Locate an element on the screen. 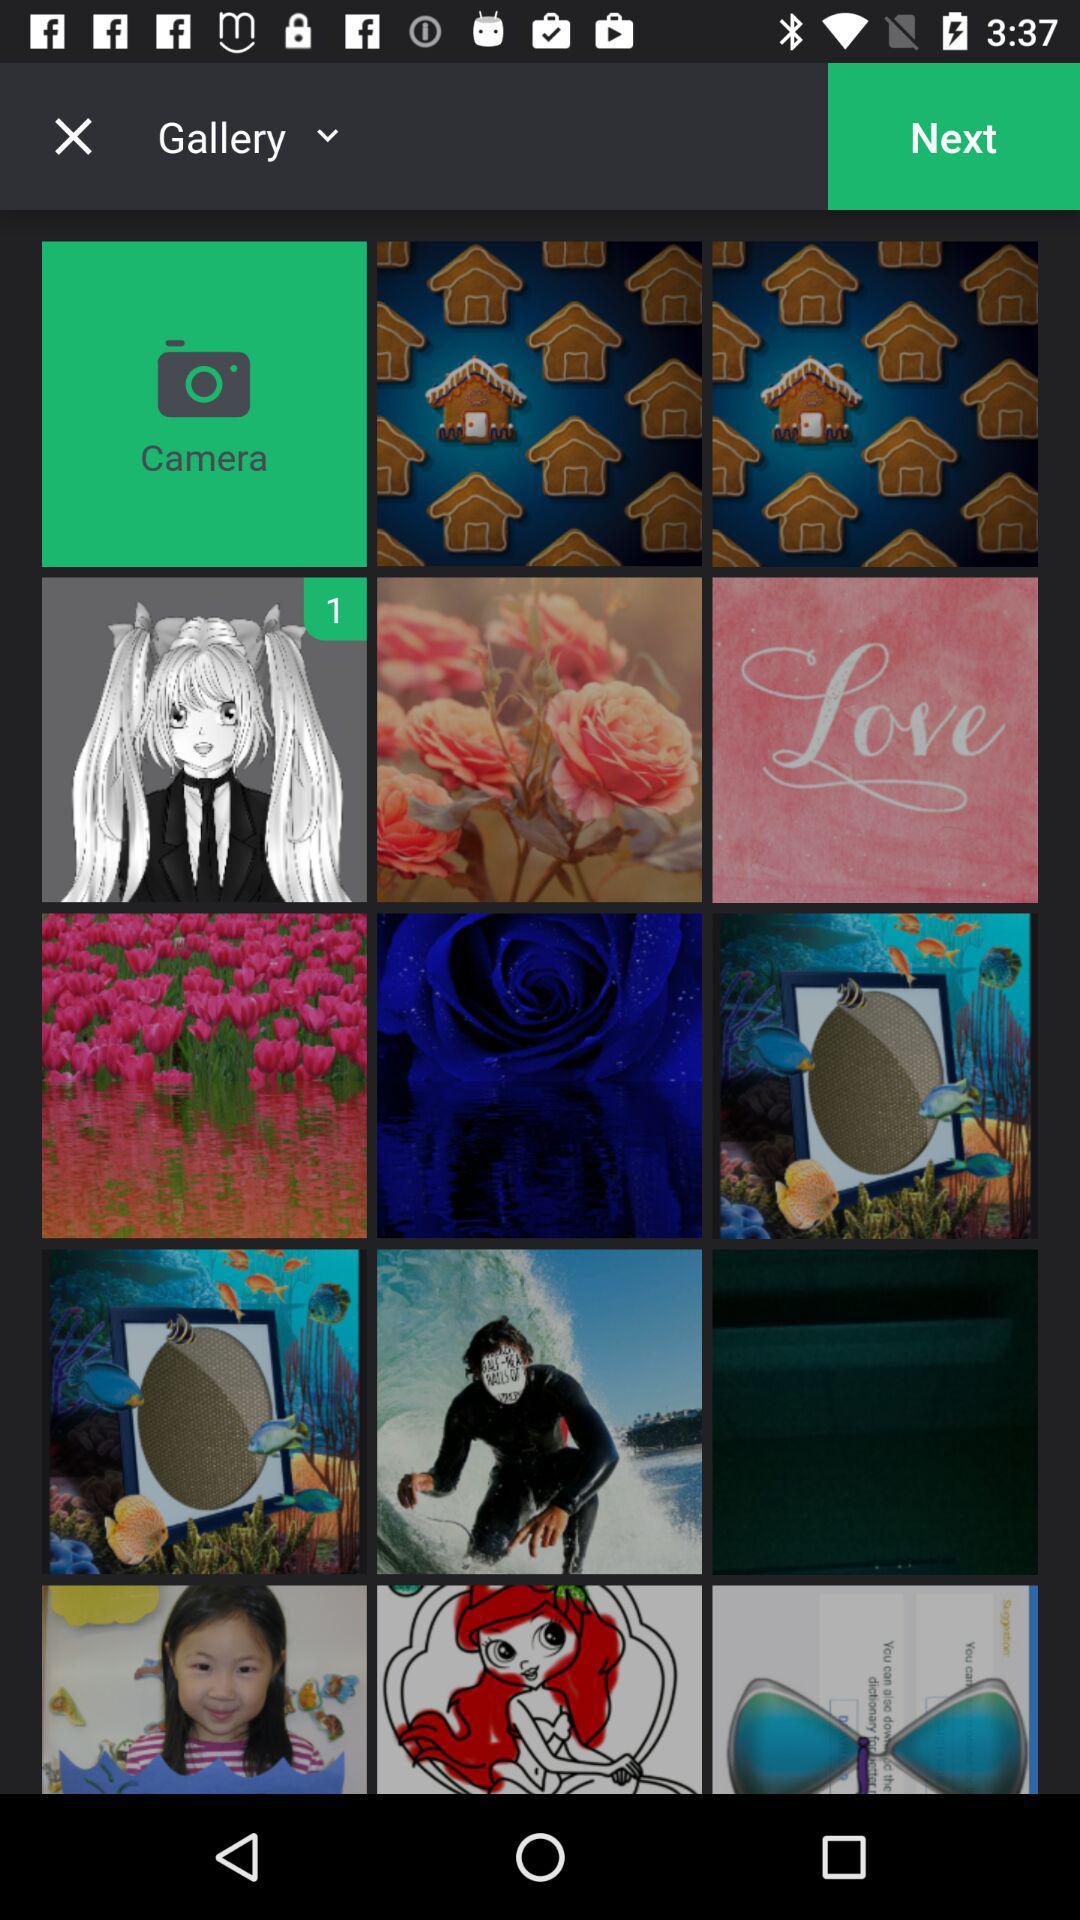 Image resolution: width=1080 pixels, height=1920 pixels. gallery is located at coordinates (72, 135).